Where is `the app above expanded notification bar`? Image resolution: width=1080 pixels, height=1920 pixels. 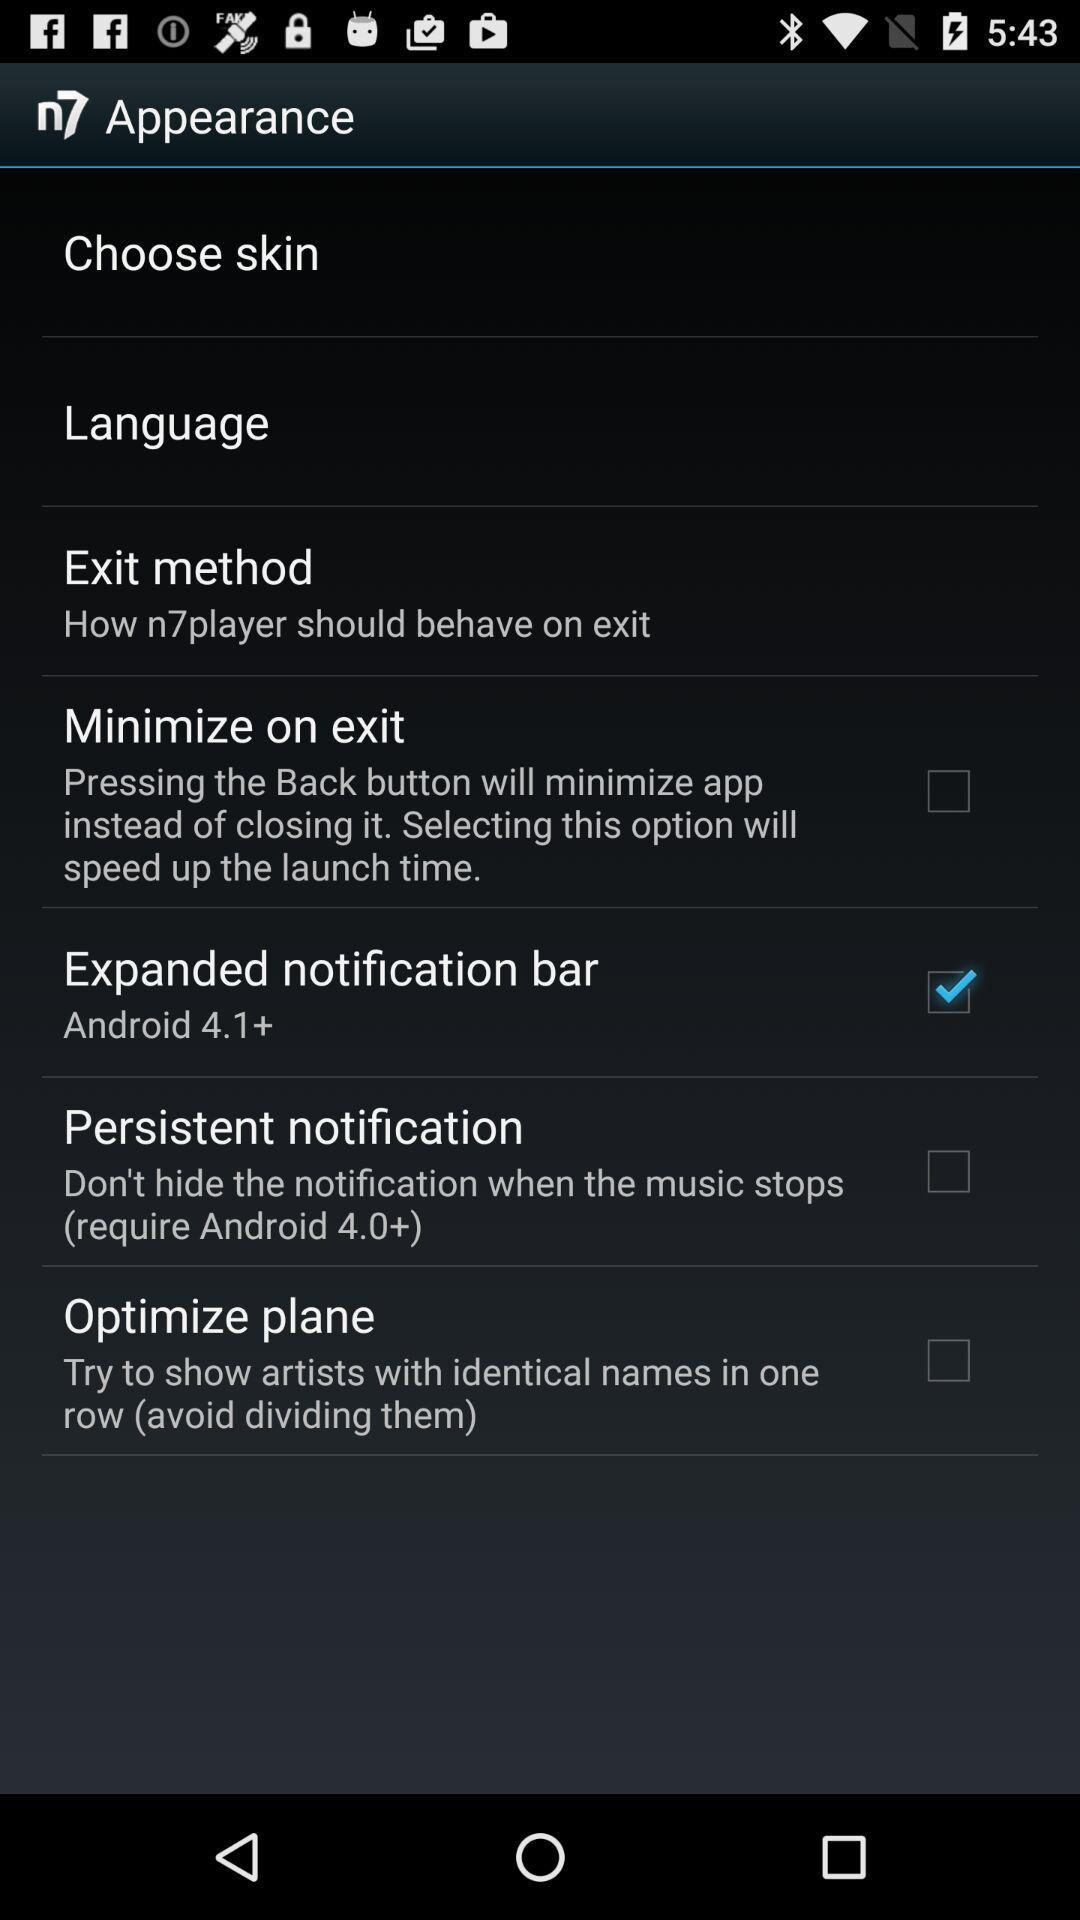
the app above expanded notification bar is located at coordinates (463, 823).